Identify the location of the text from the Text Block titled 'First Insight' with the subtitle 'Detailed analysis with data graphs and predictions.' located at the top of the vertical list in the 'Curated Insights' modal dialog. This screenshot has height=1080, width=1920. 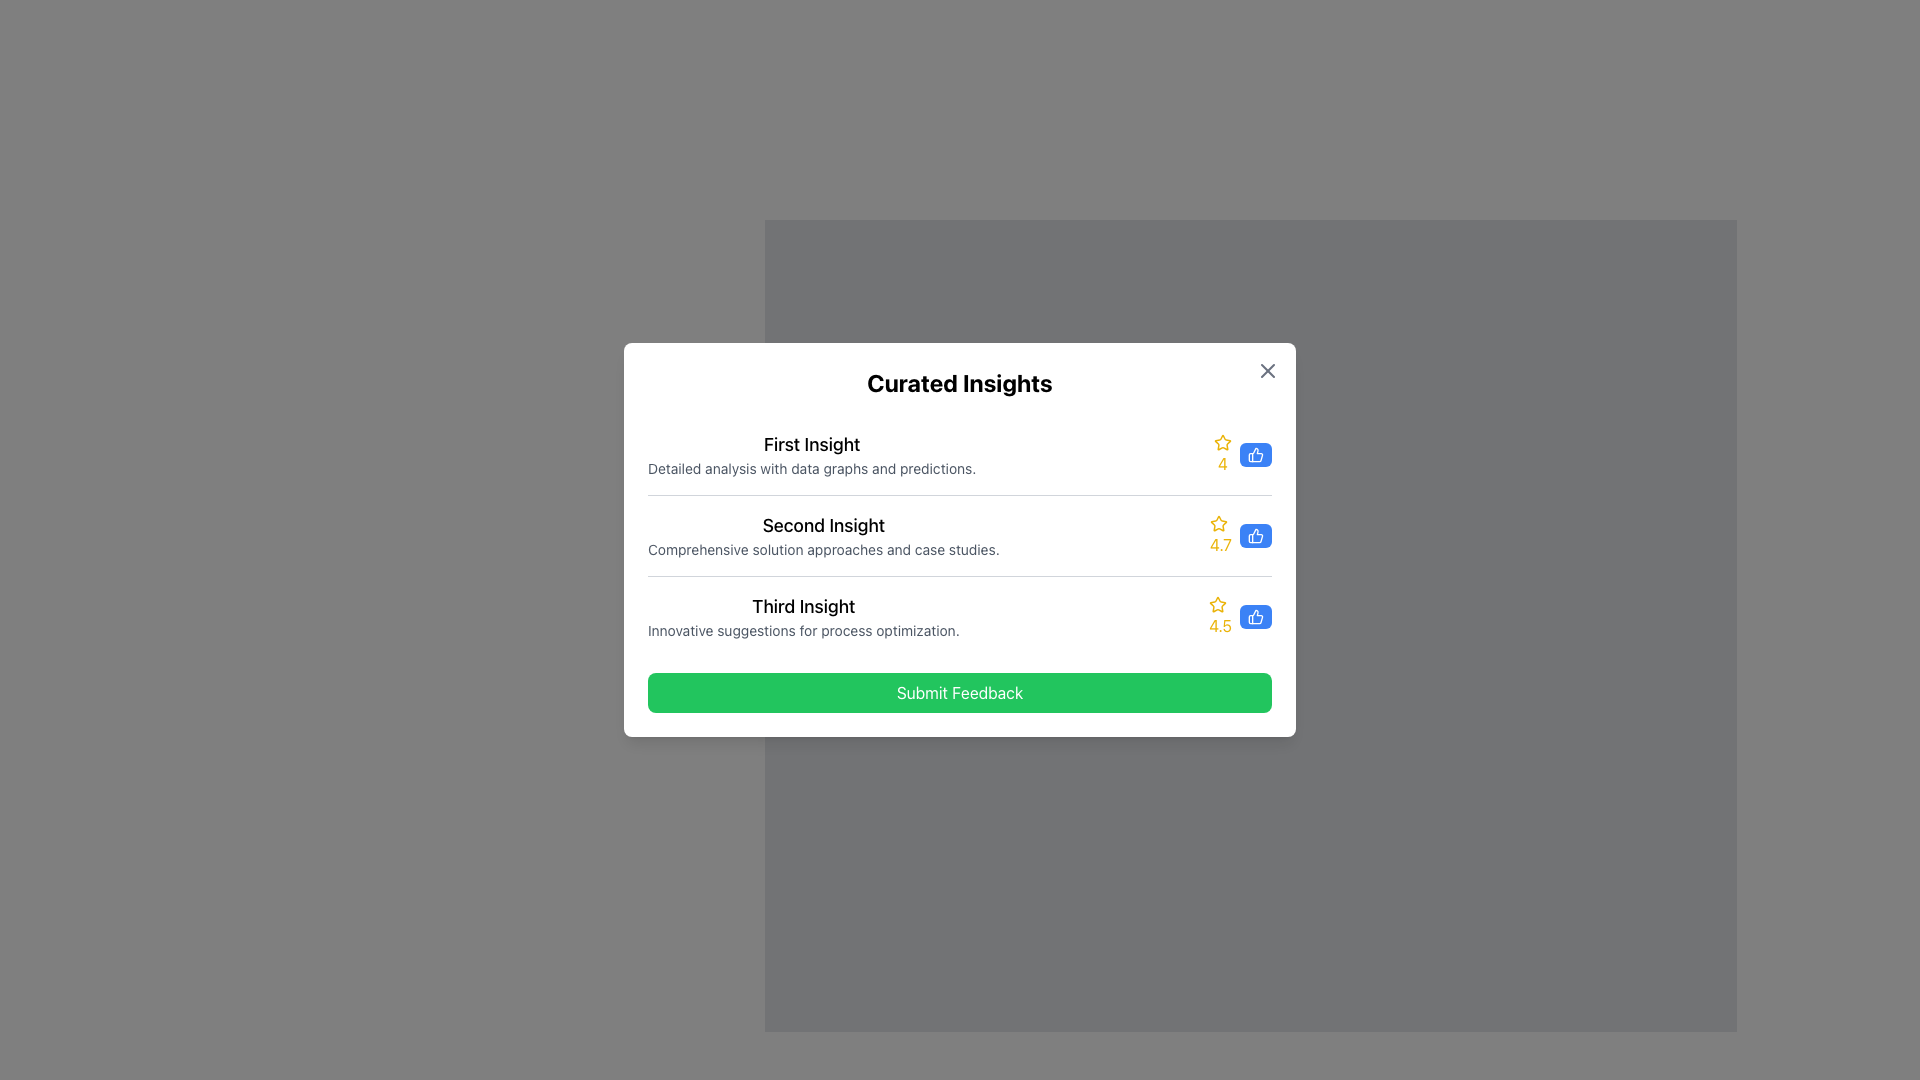
(812, 455).